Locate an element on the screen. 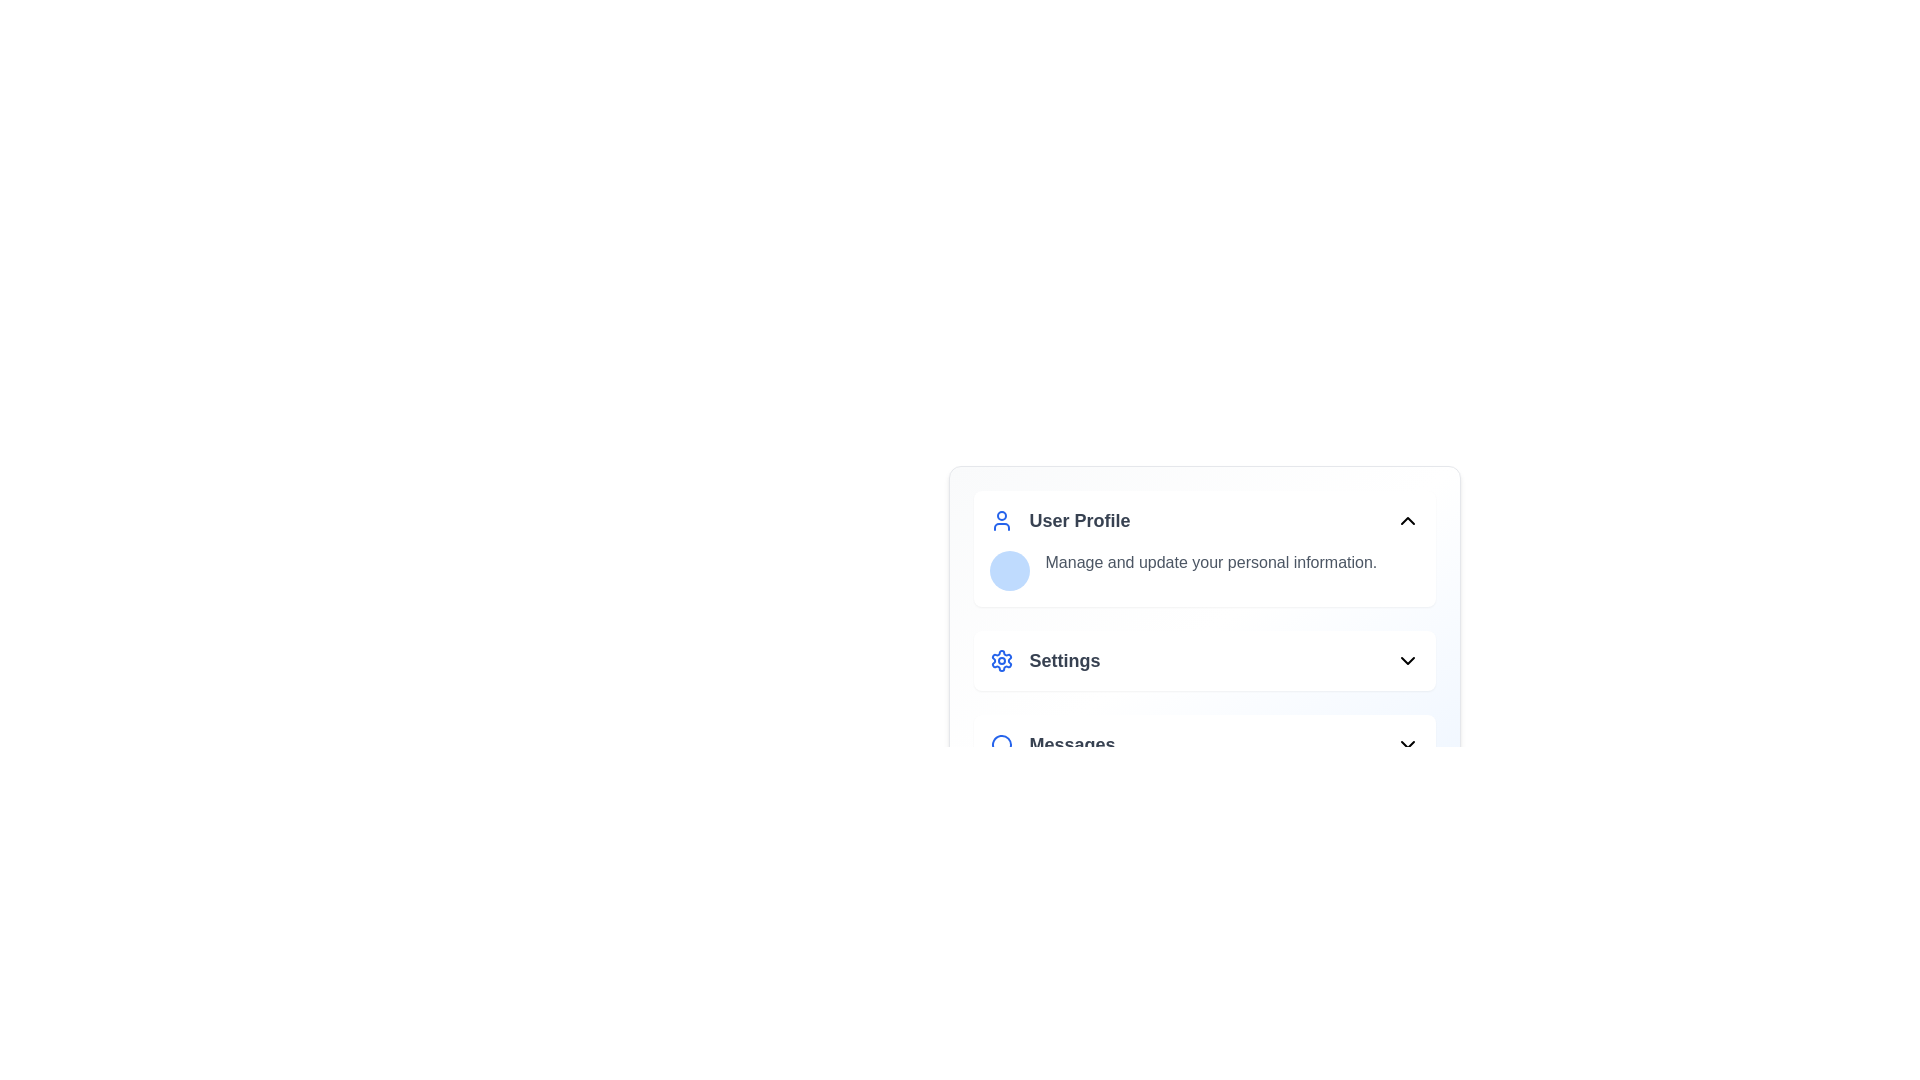 Image resolution: width=1920 pixels, height=1080 pixels. the 'Messages' menu item is located at coordinates (1051, 744).